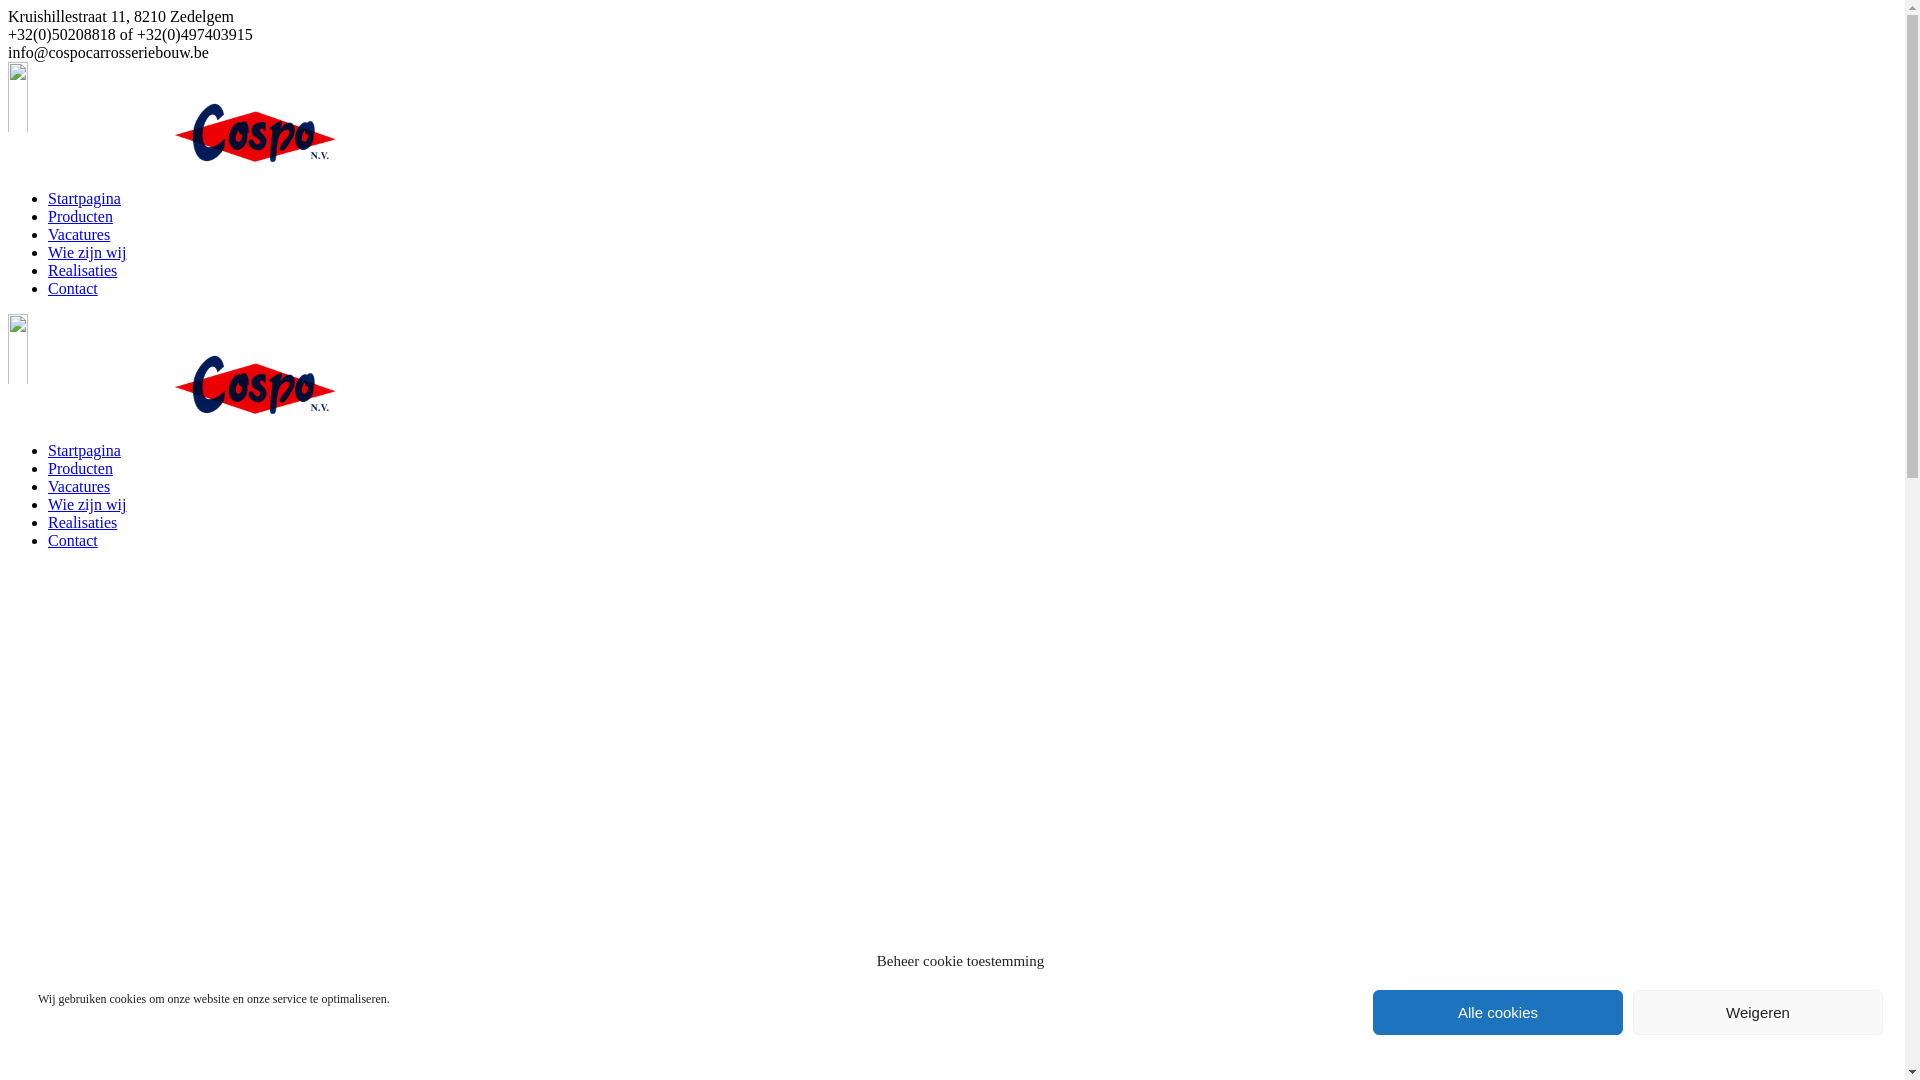  I want to click on 'Startpagina', so click(48, 450).